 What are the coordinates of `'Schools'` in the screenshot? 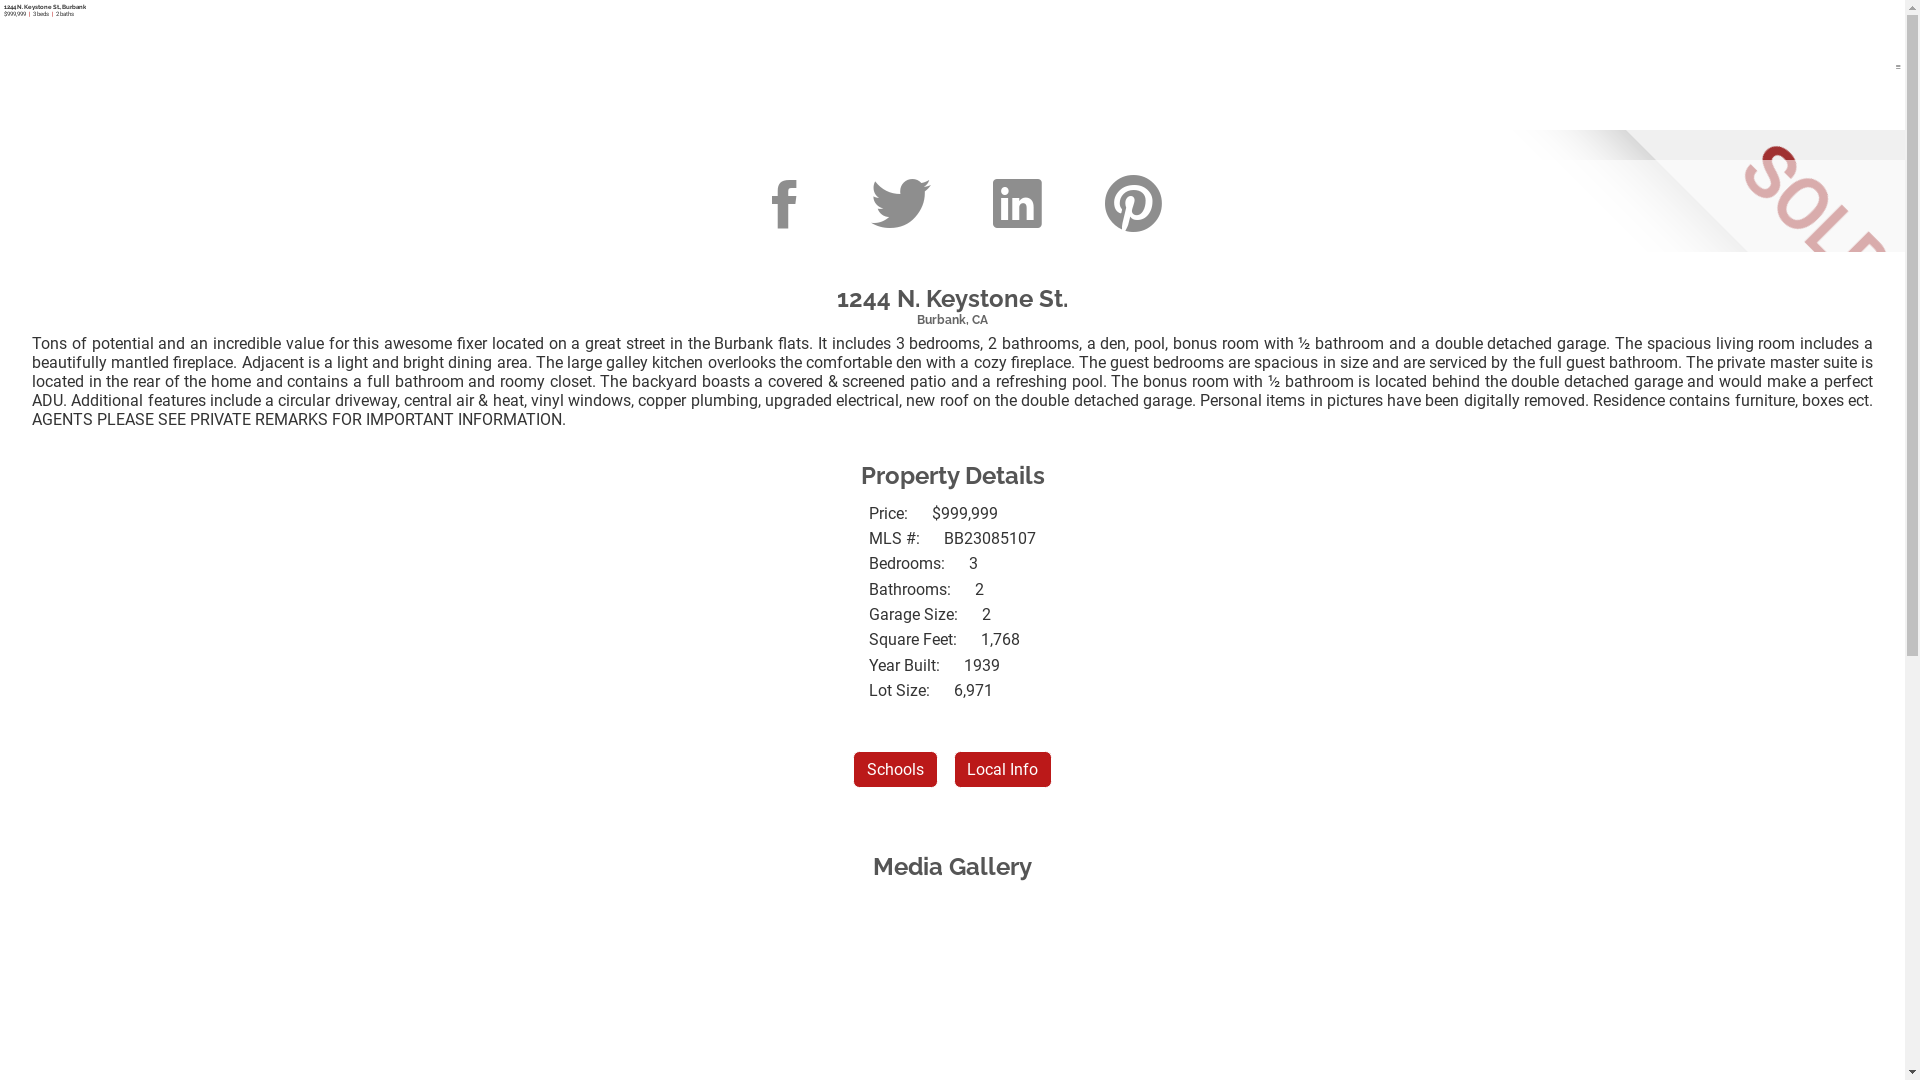 It's located at (853, 768).